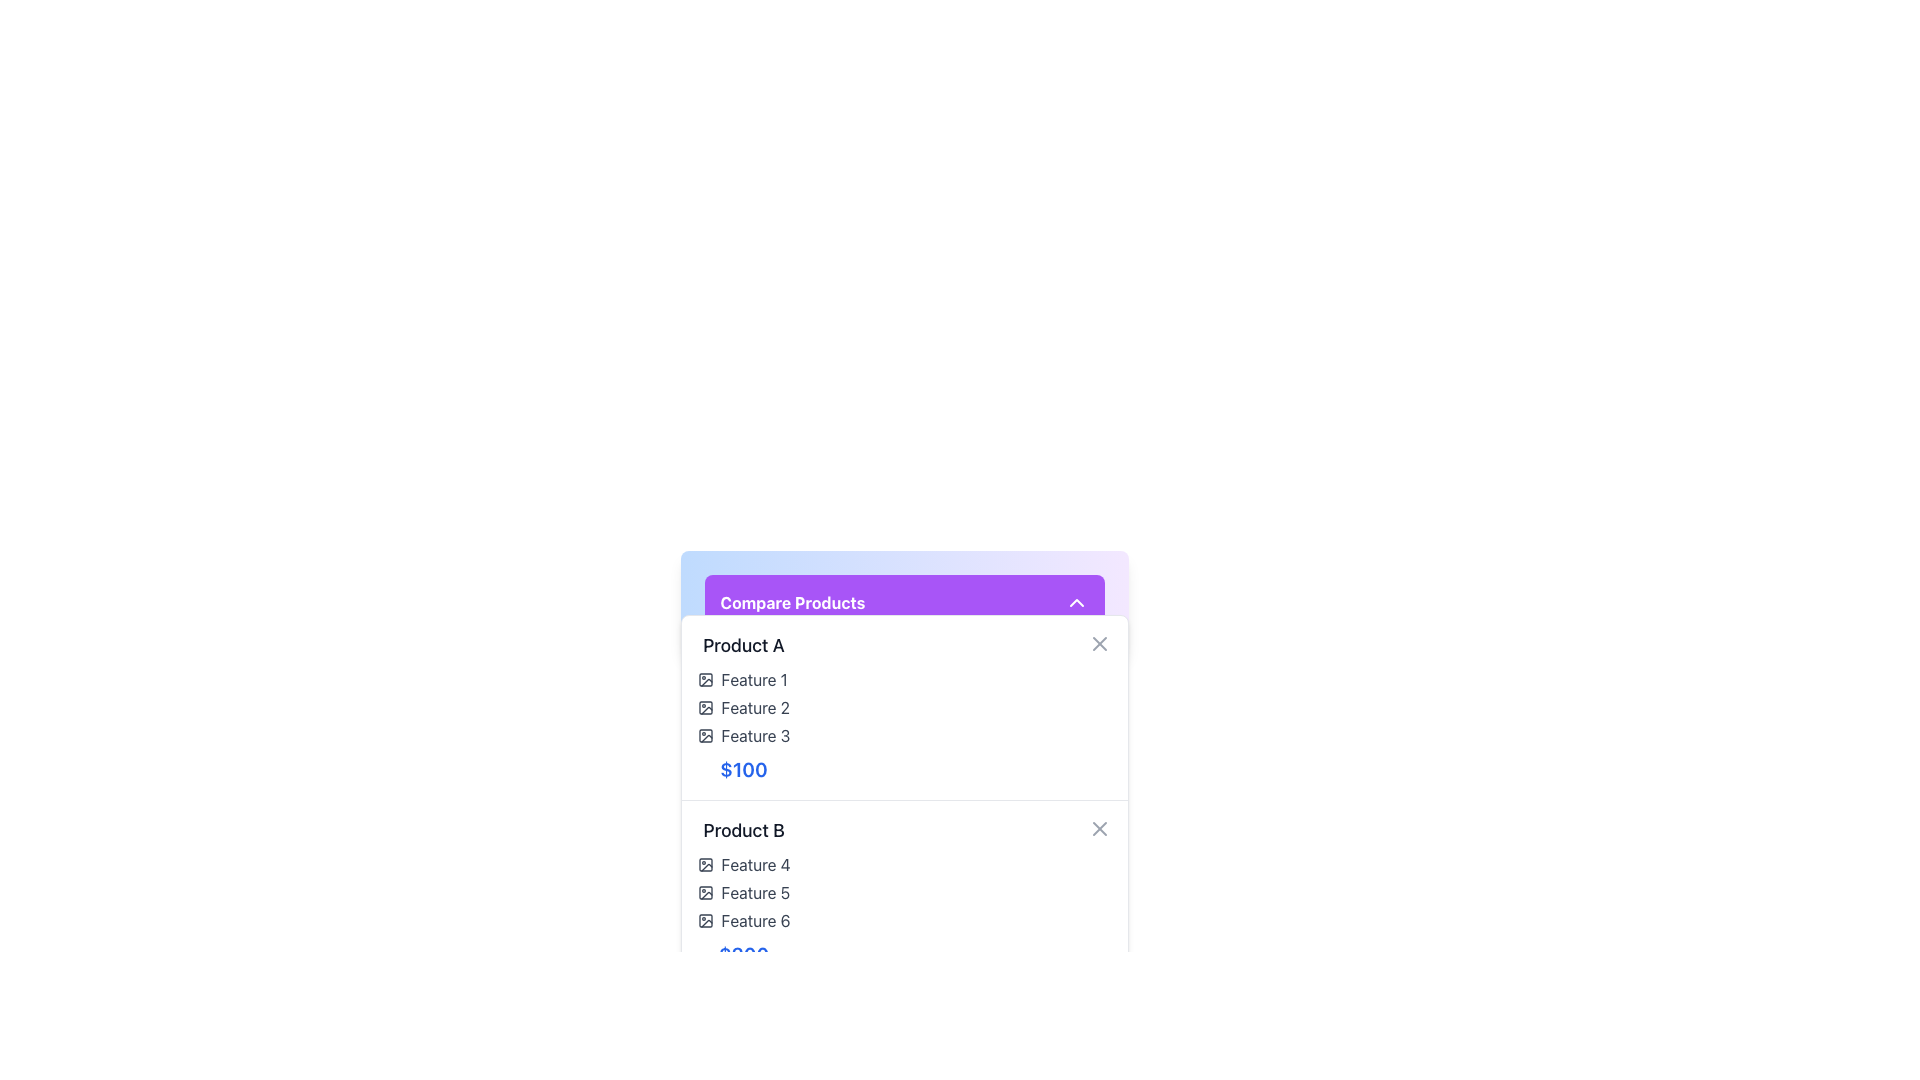 The image size is (1920, 1080). What do you see at coordinates (743, 863) in the screenshot?
I see `the first item in the list of features under 'Product B' that represents an attribute or feature associated with a product` at bounding box center [743, 863].